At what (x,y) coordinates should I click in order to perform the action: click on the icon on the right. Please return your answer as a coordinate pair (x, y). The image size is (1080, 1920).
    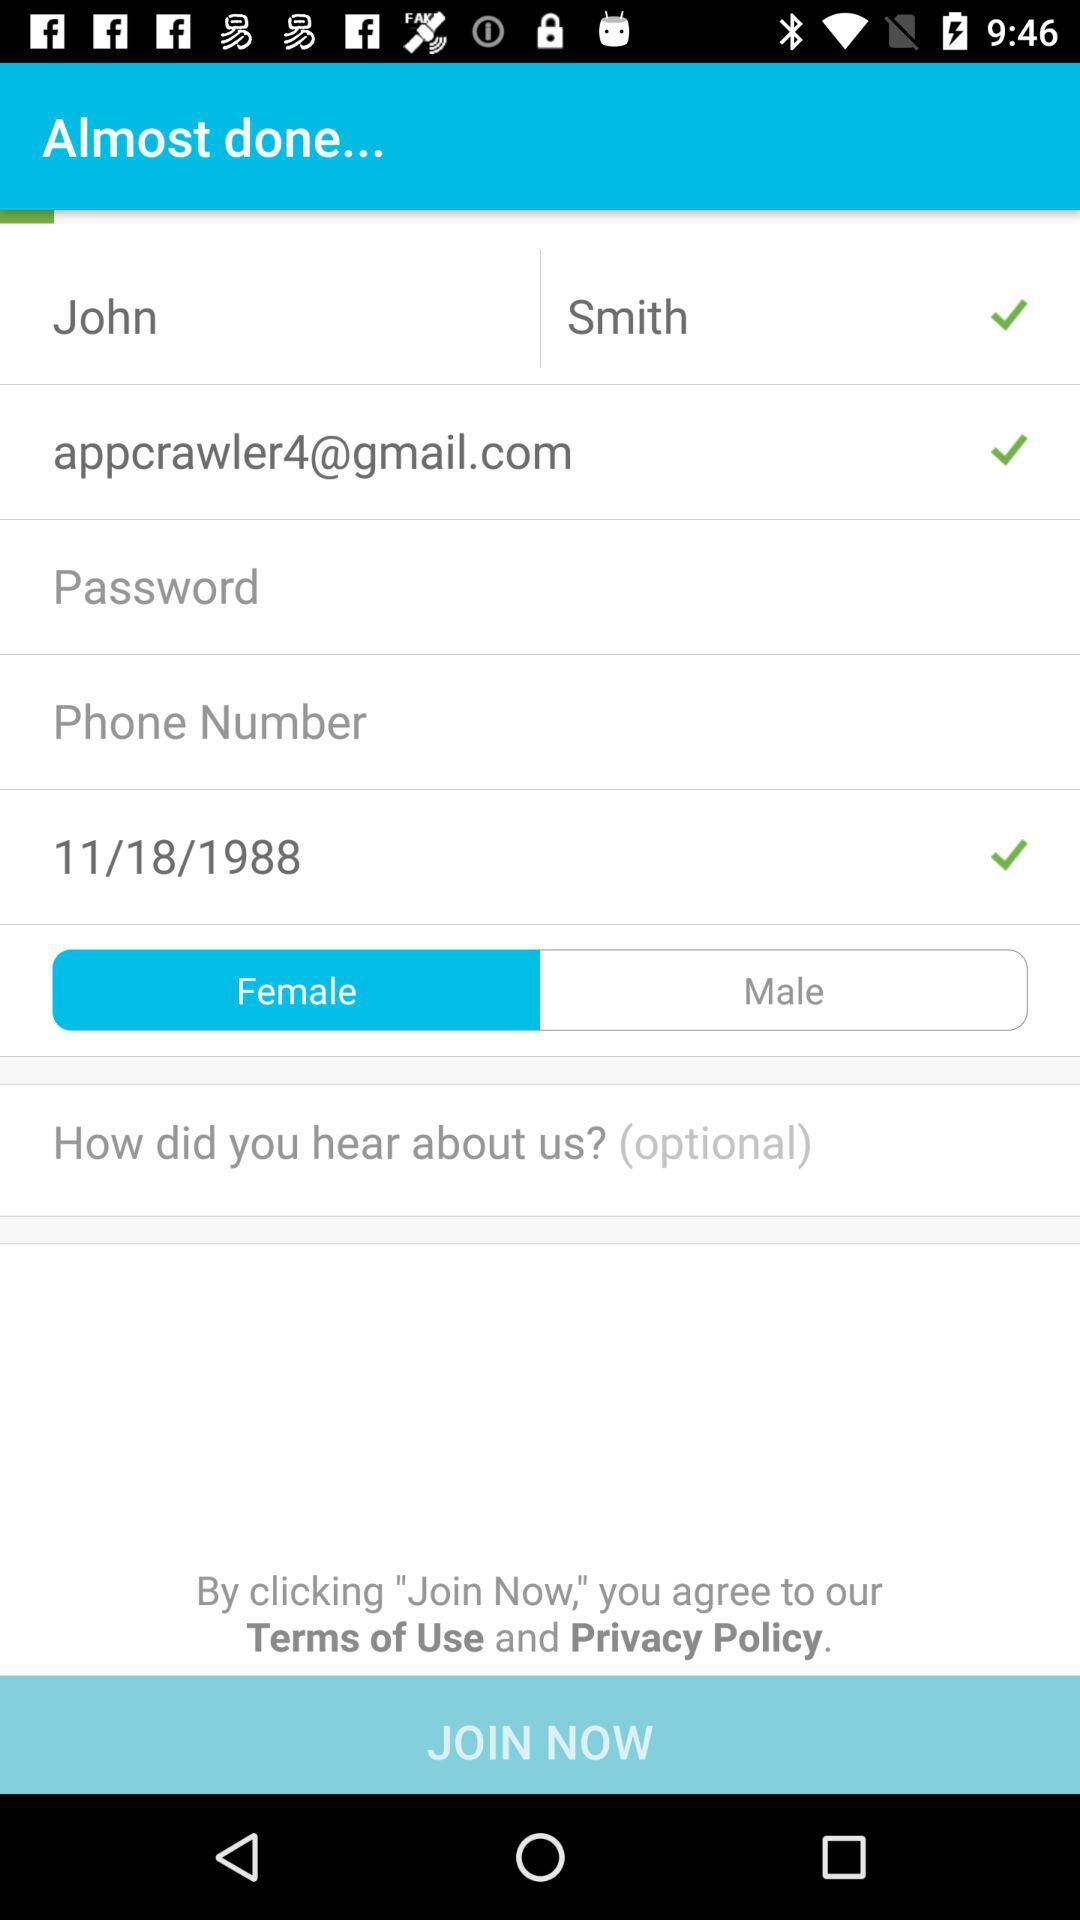
    Looking at the image, I should click on (782, 989).